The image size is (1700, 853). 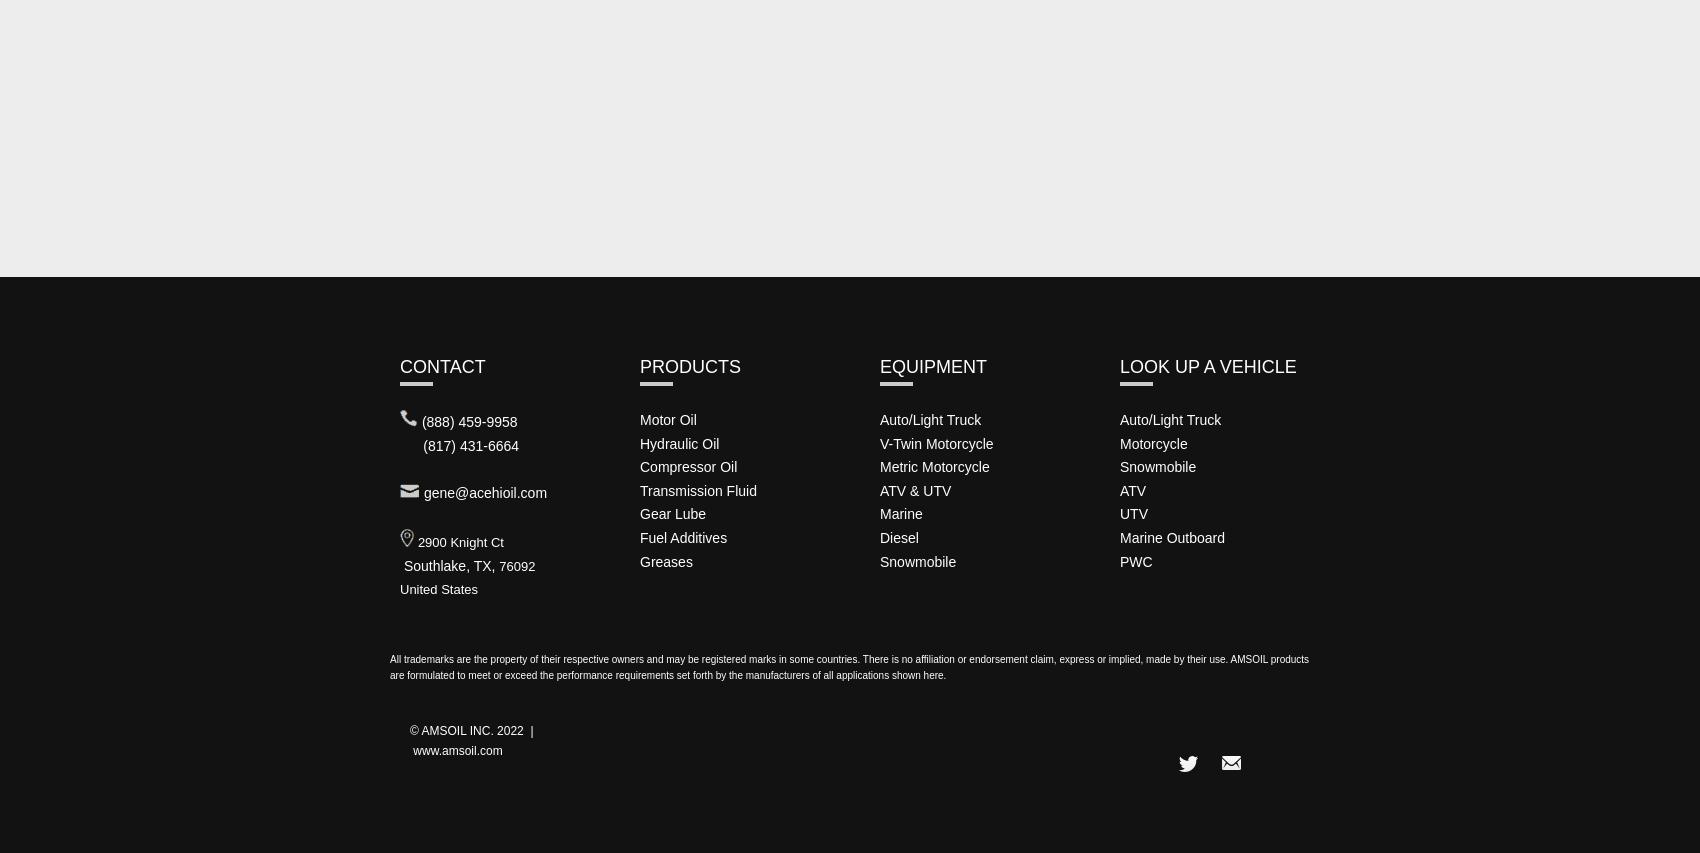 What do you see at coordinates (879, 466) in the screenshot?
I see `'Metric Motorcycle'` at bounding box center [879, 466].